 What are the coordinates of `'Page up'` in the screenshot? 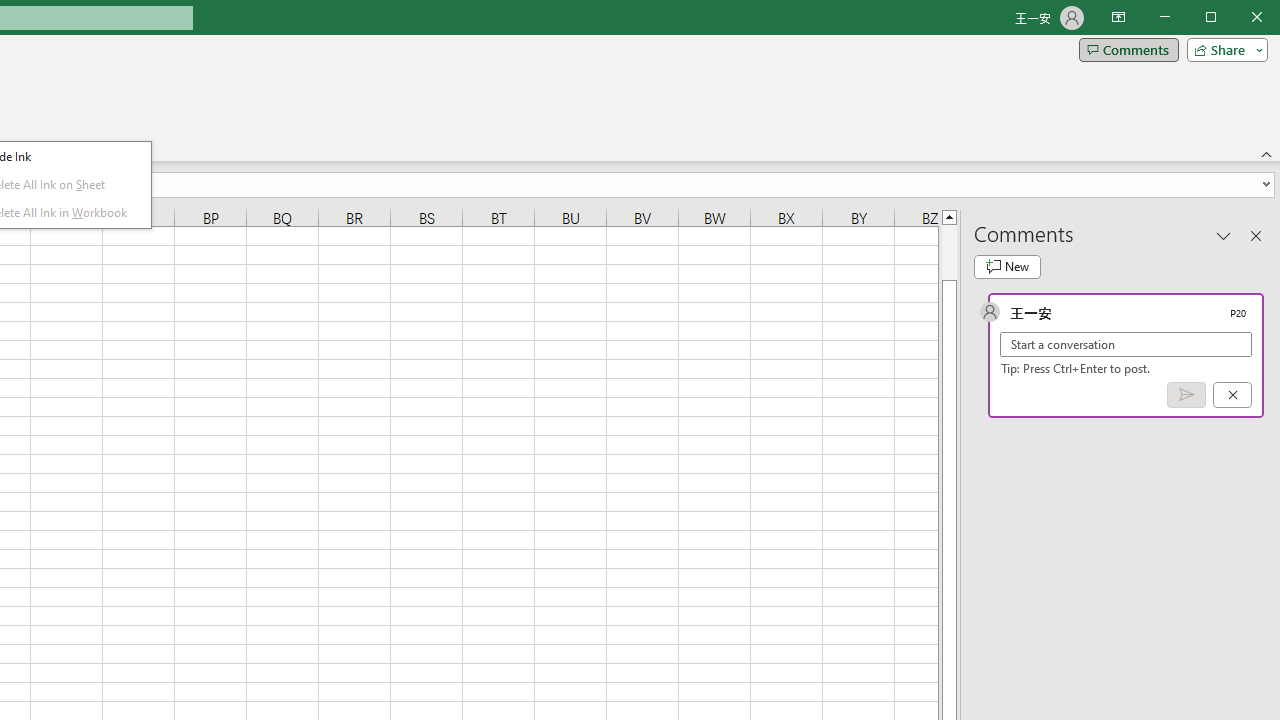 It's located at (948, 251).